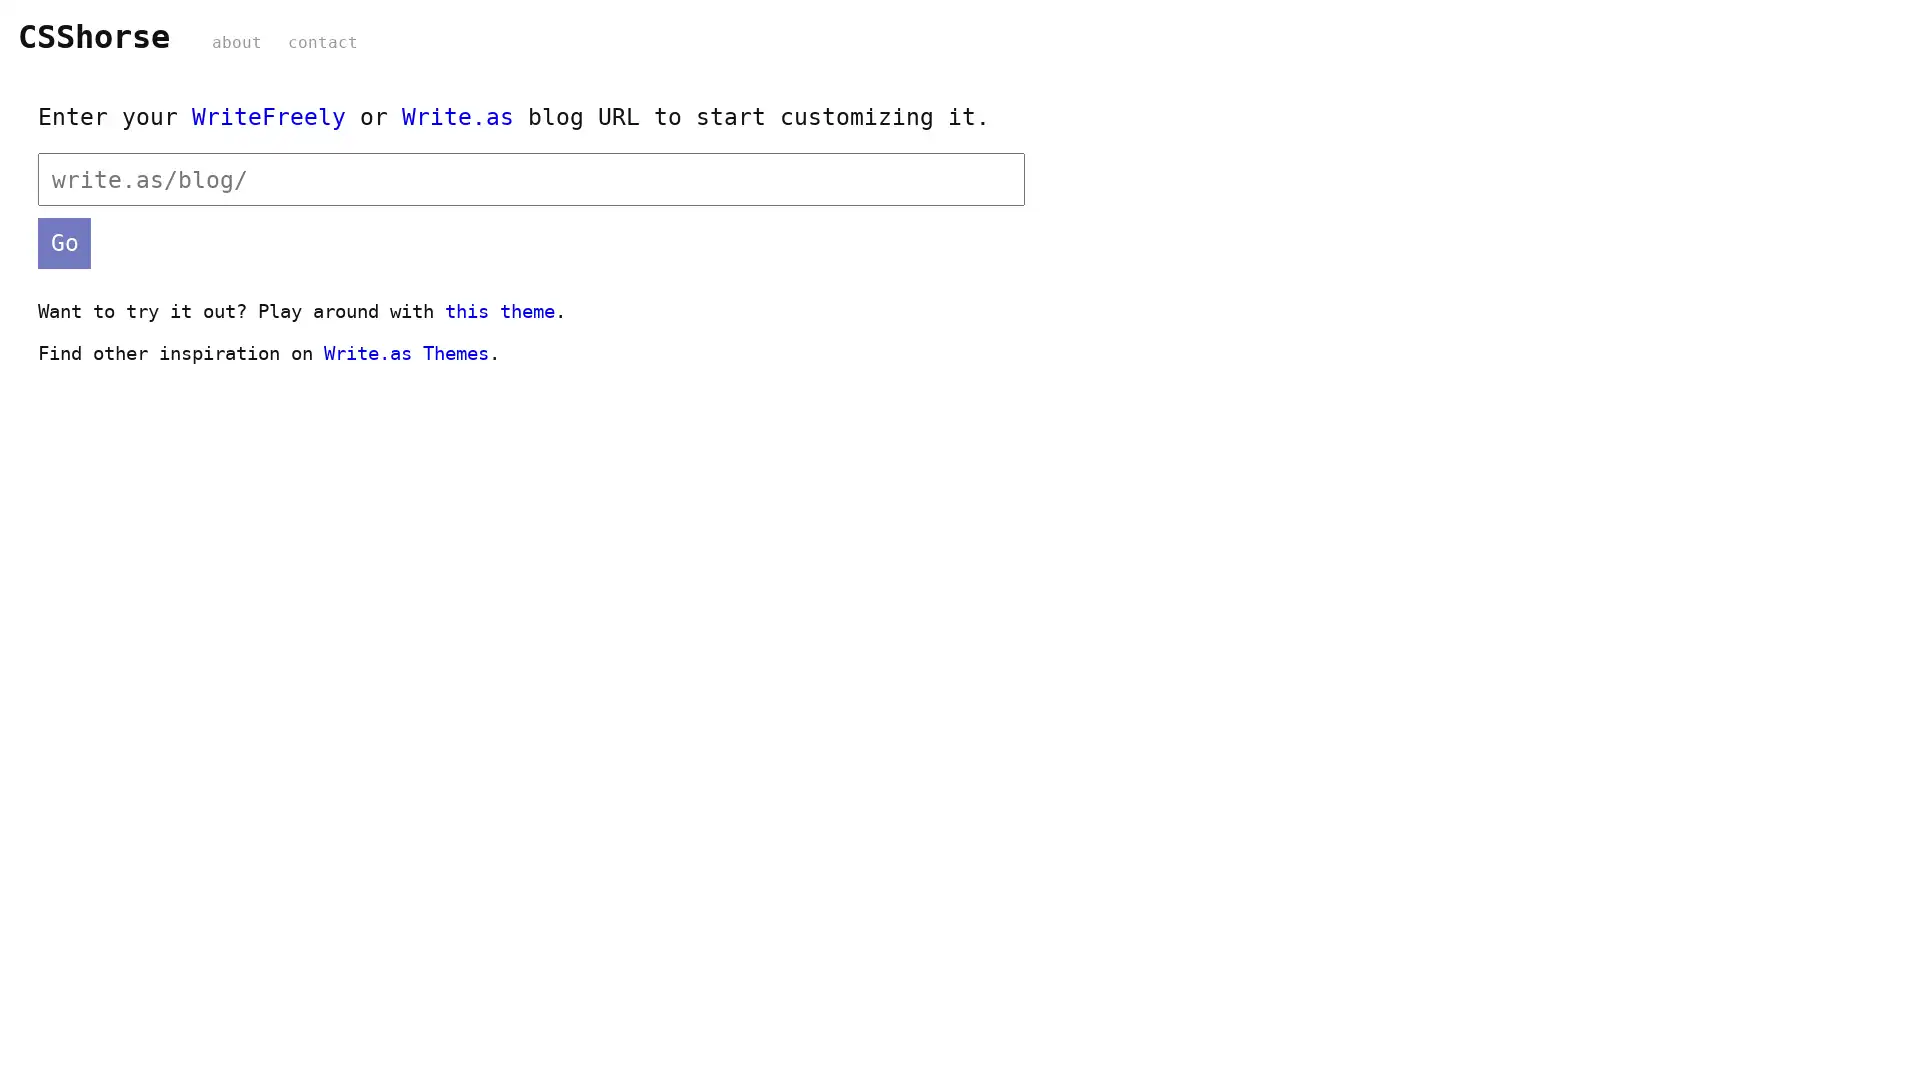 Image resolution: width=1920 pixels, height=1080 pixels. I want to click on Go, so click(64, 241).